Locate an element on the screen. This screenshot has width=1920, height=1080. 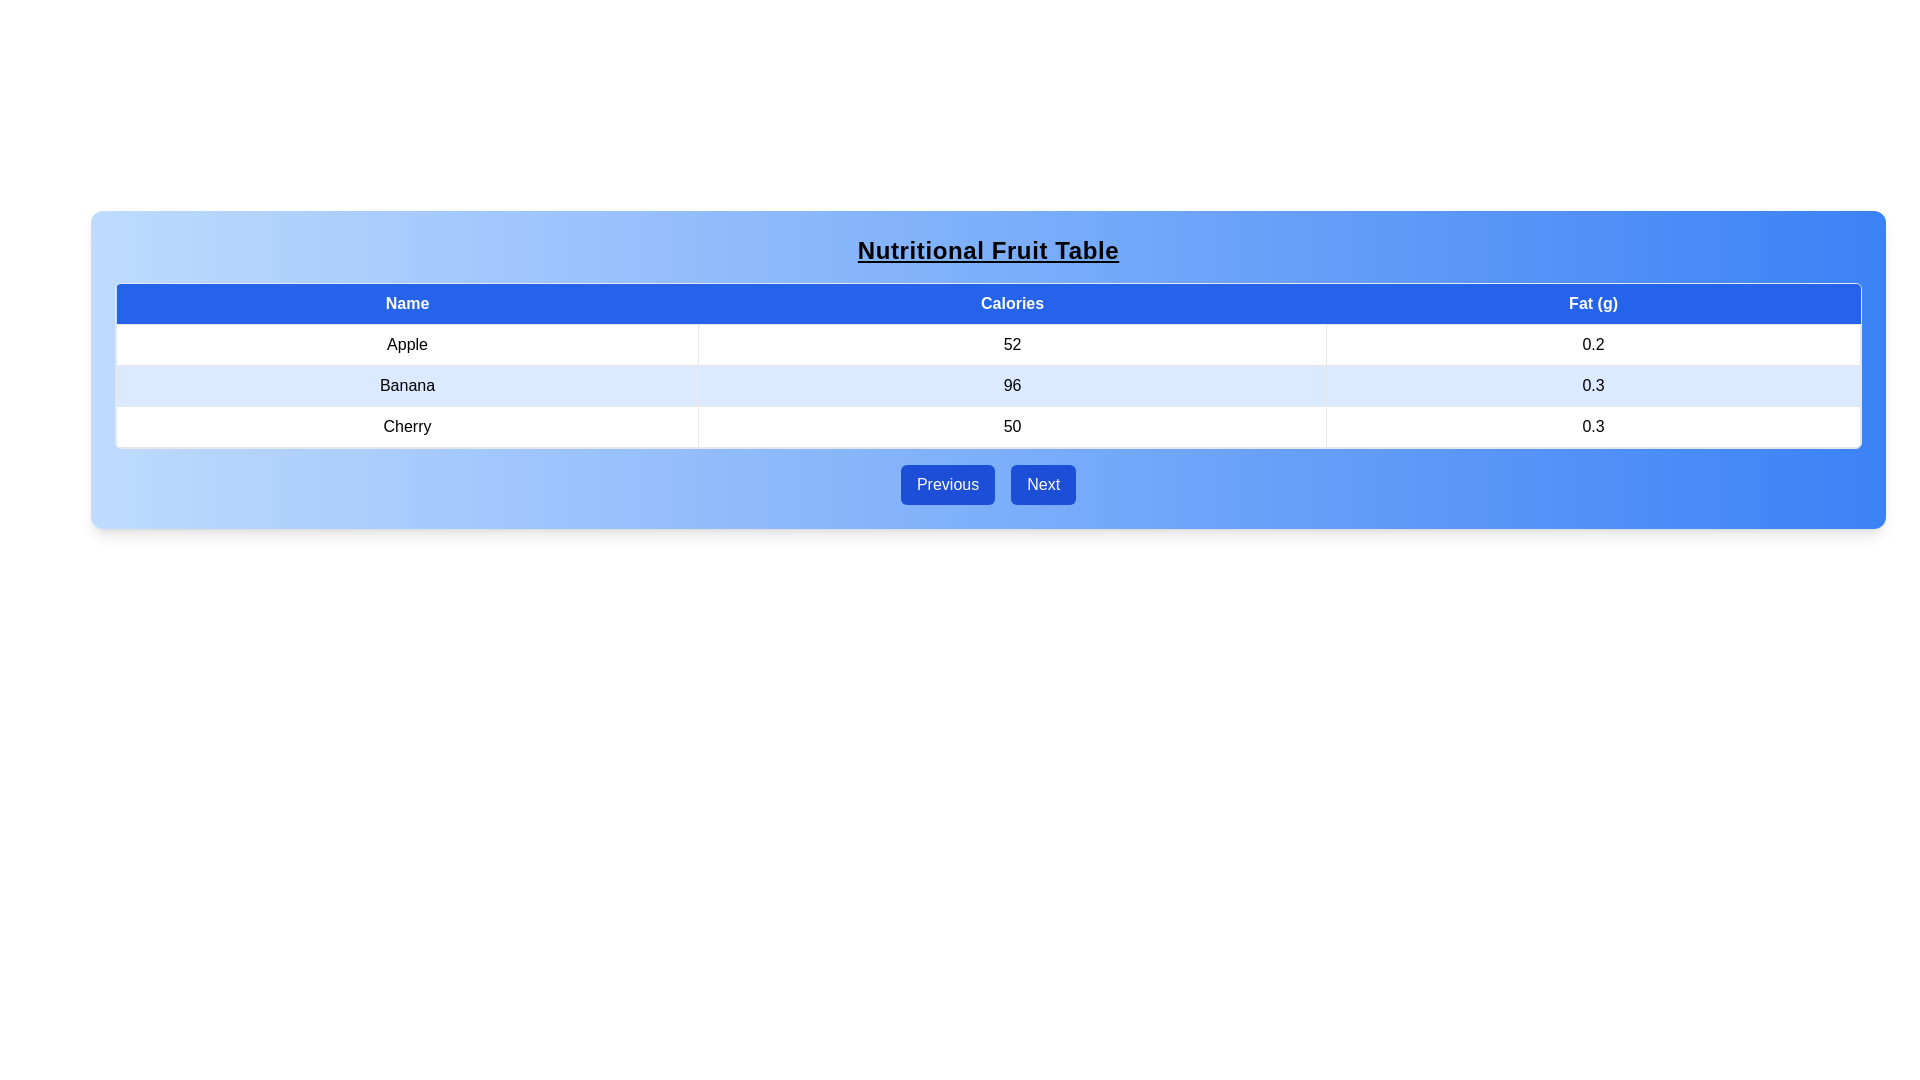
the Text data cell displaying the calorie count for 'Apple' in the second column of the first row of the table is located at coordinates (1012, 343).